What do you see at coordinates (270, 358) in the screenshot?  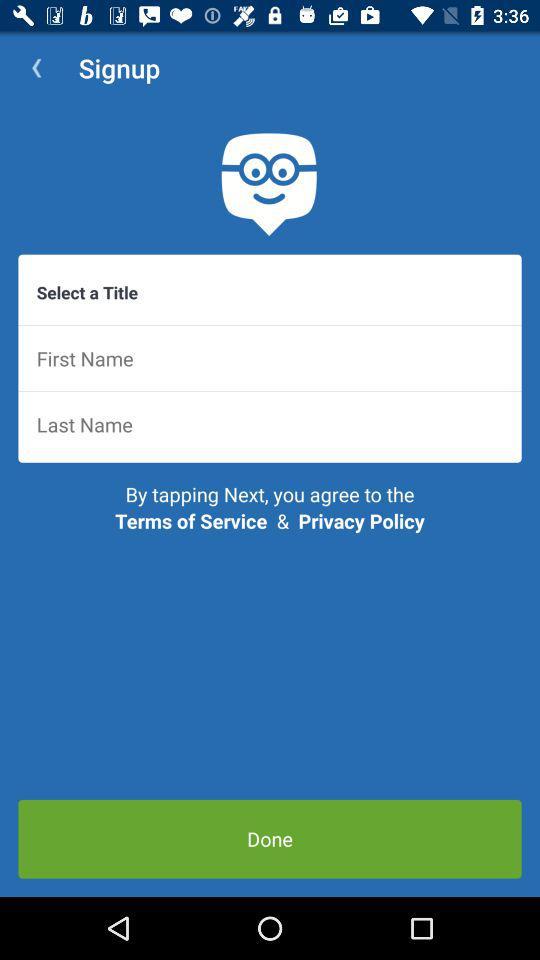 I see `name` at bounding box center [270, 358].